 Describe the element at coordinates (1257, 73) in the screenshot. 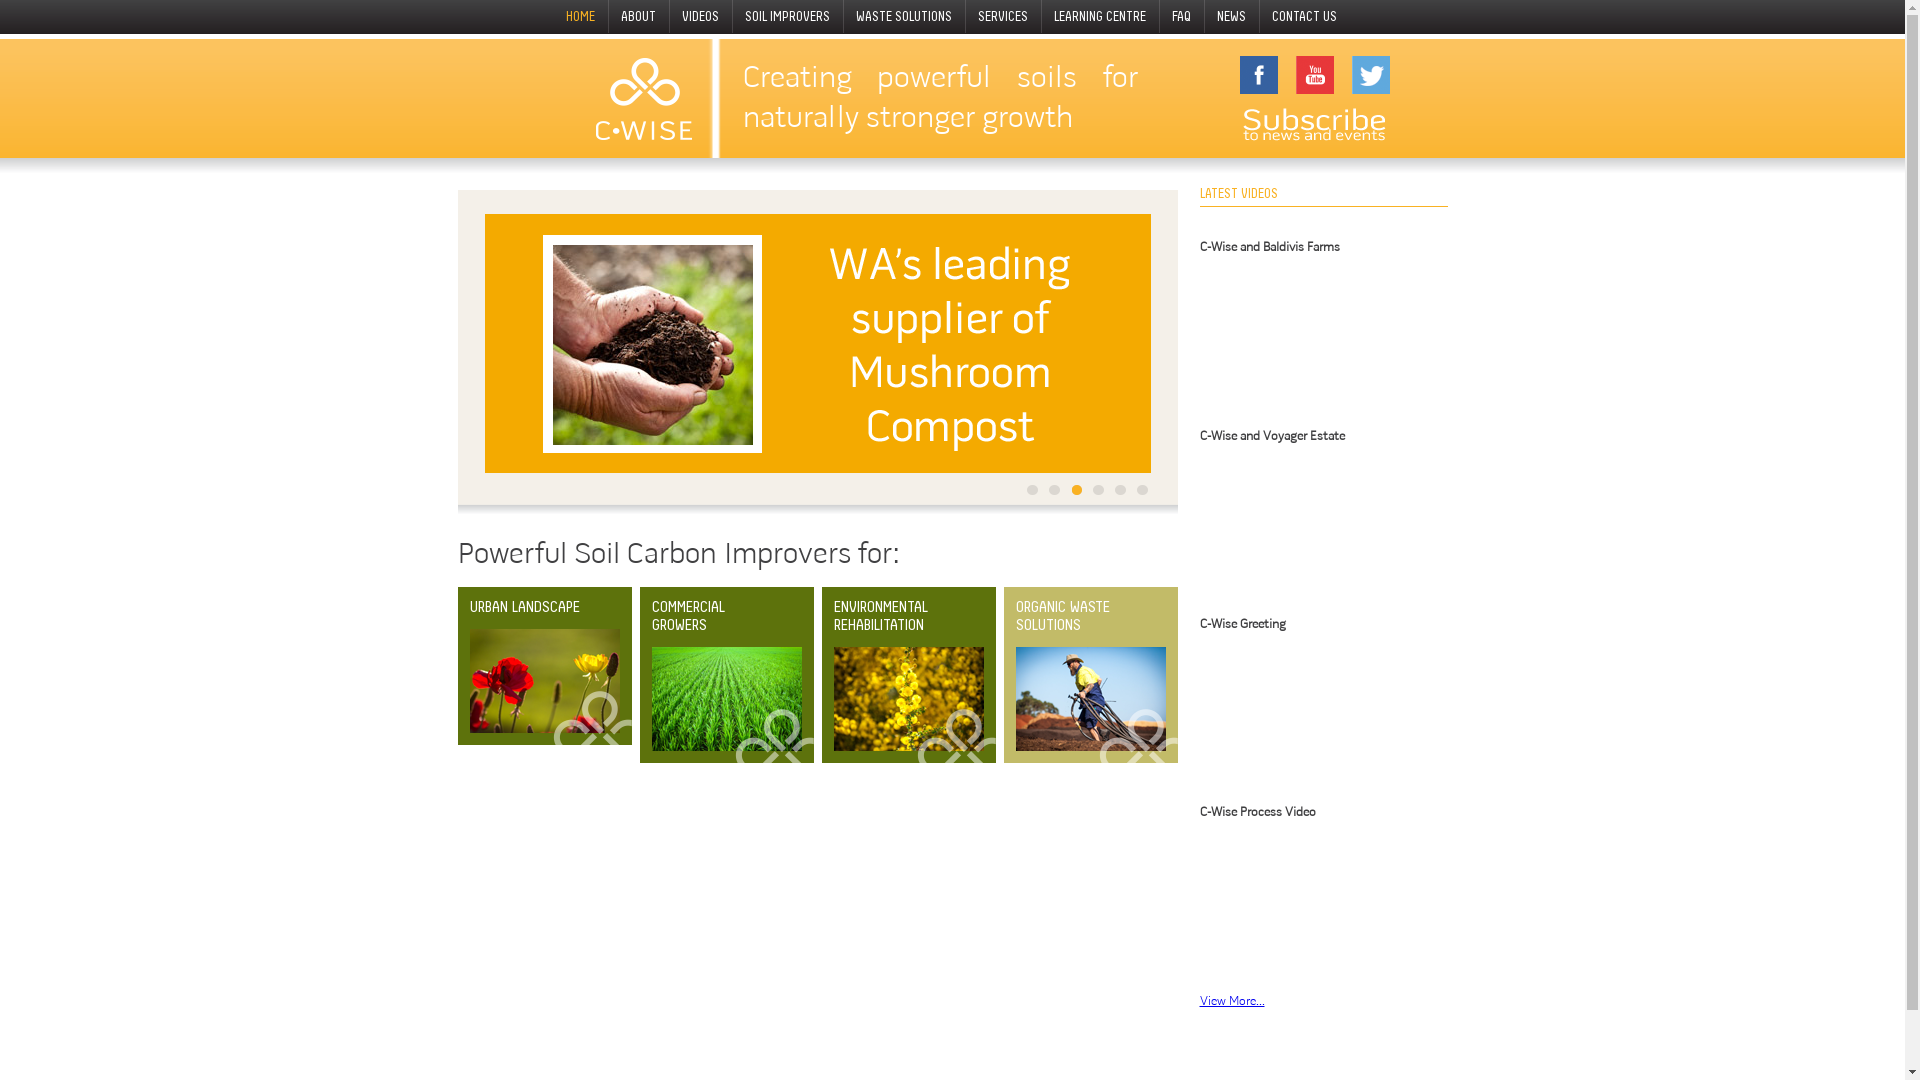

I see `'Facebook'` at that location.